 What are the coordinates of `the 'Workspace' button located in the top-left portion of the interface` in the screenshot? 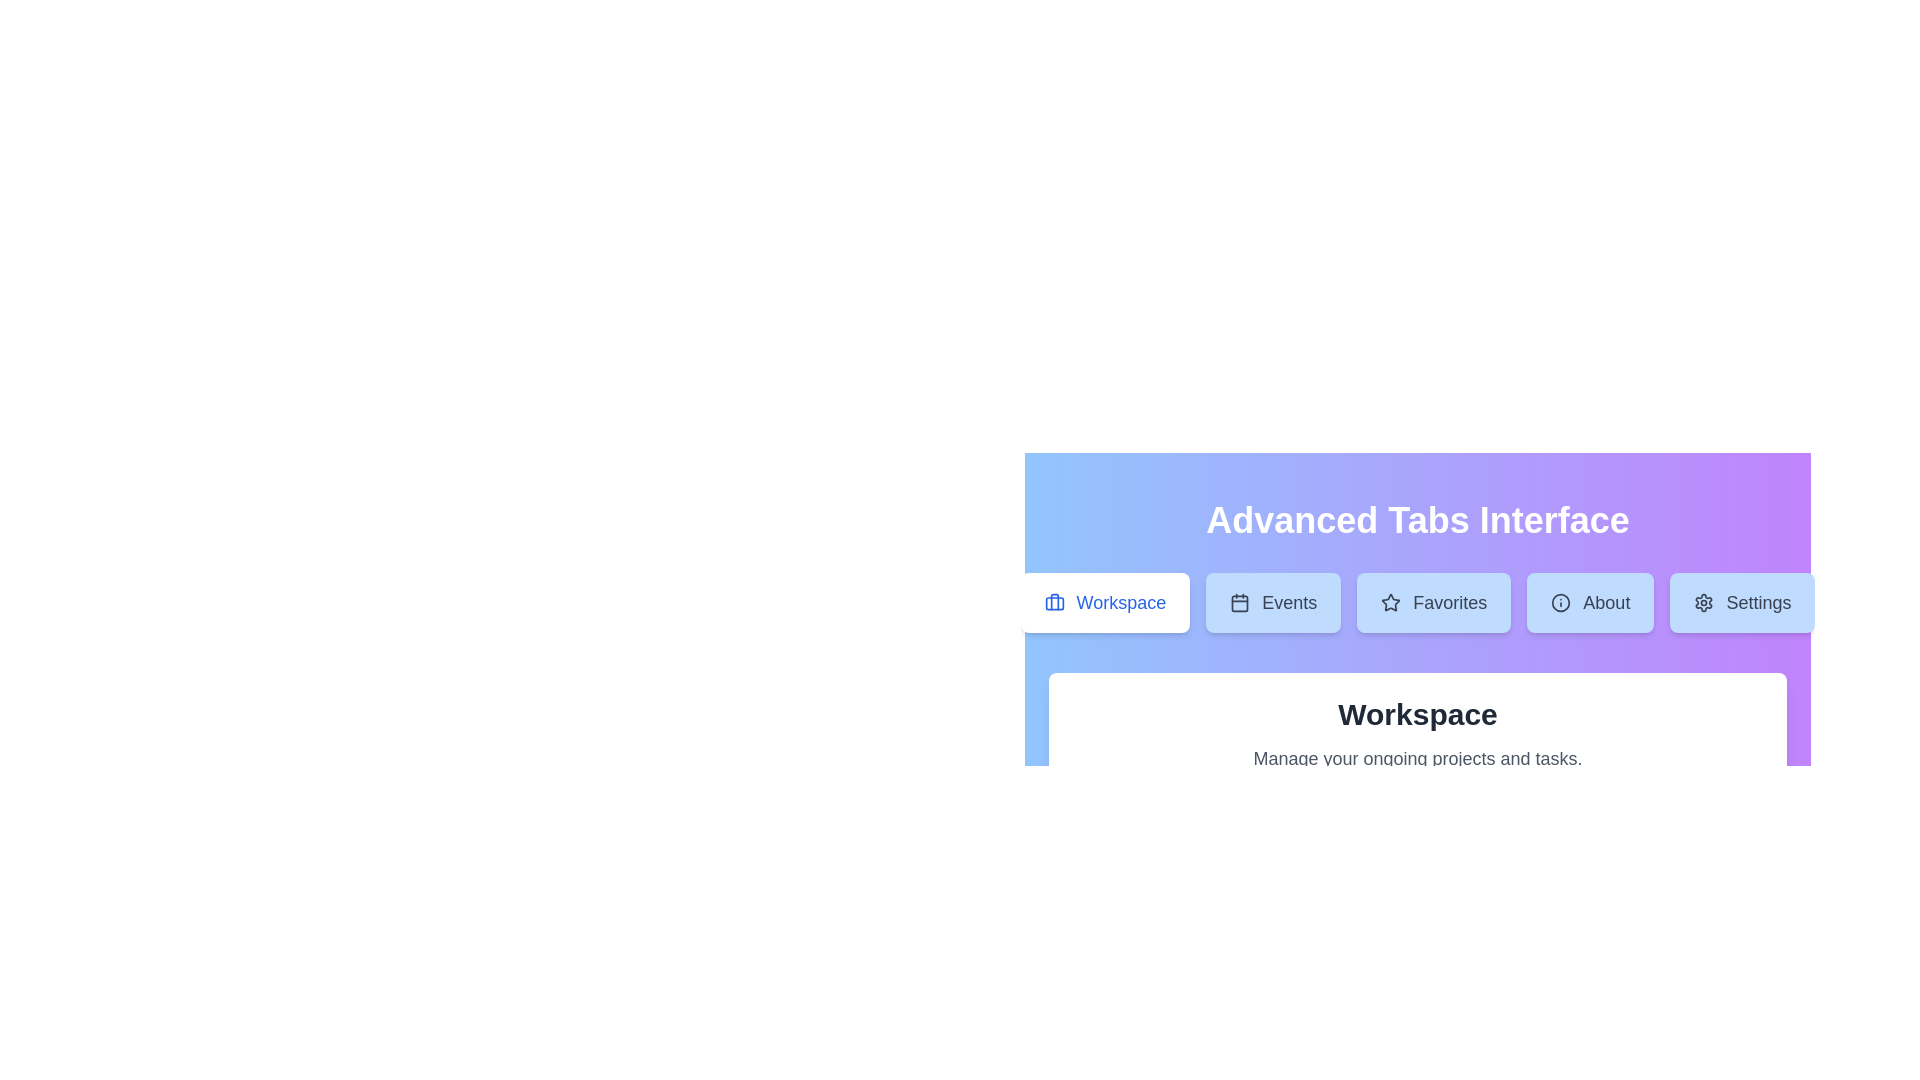 It's located at (1104, 601).